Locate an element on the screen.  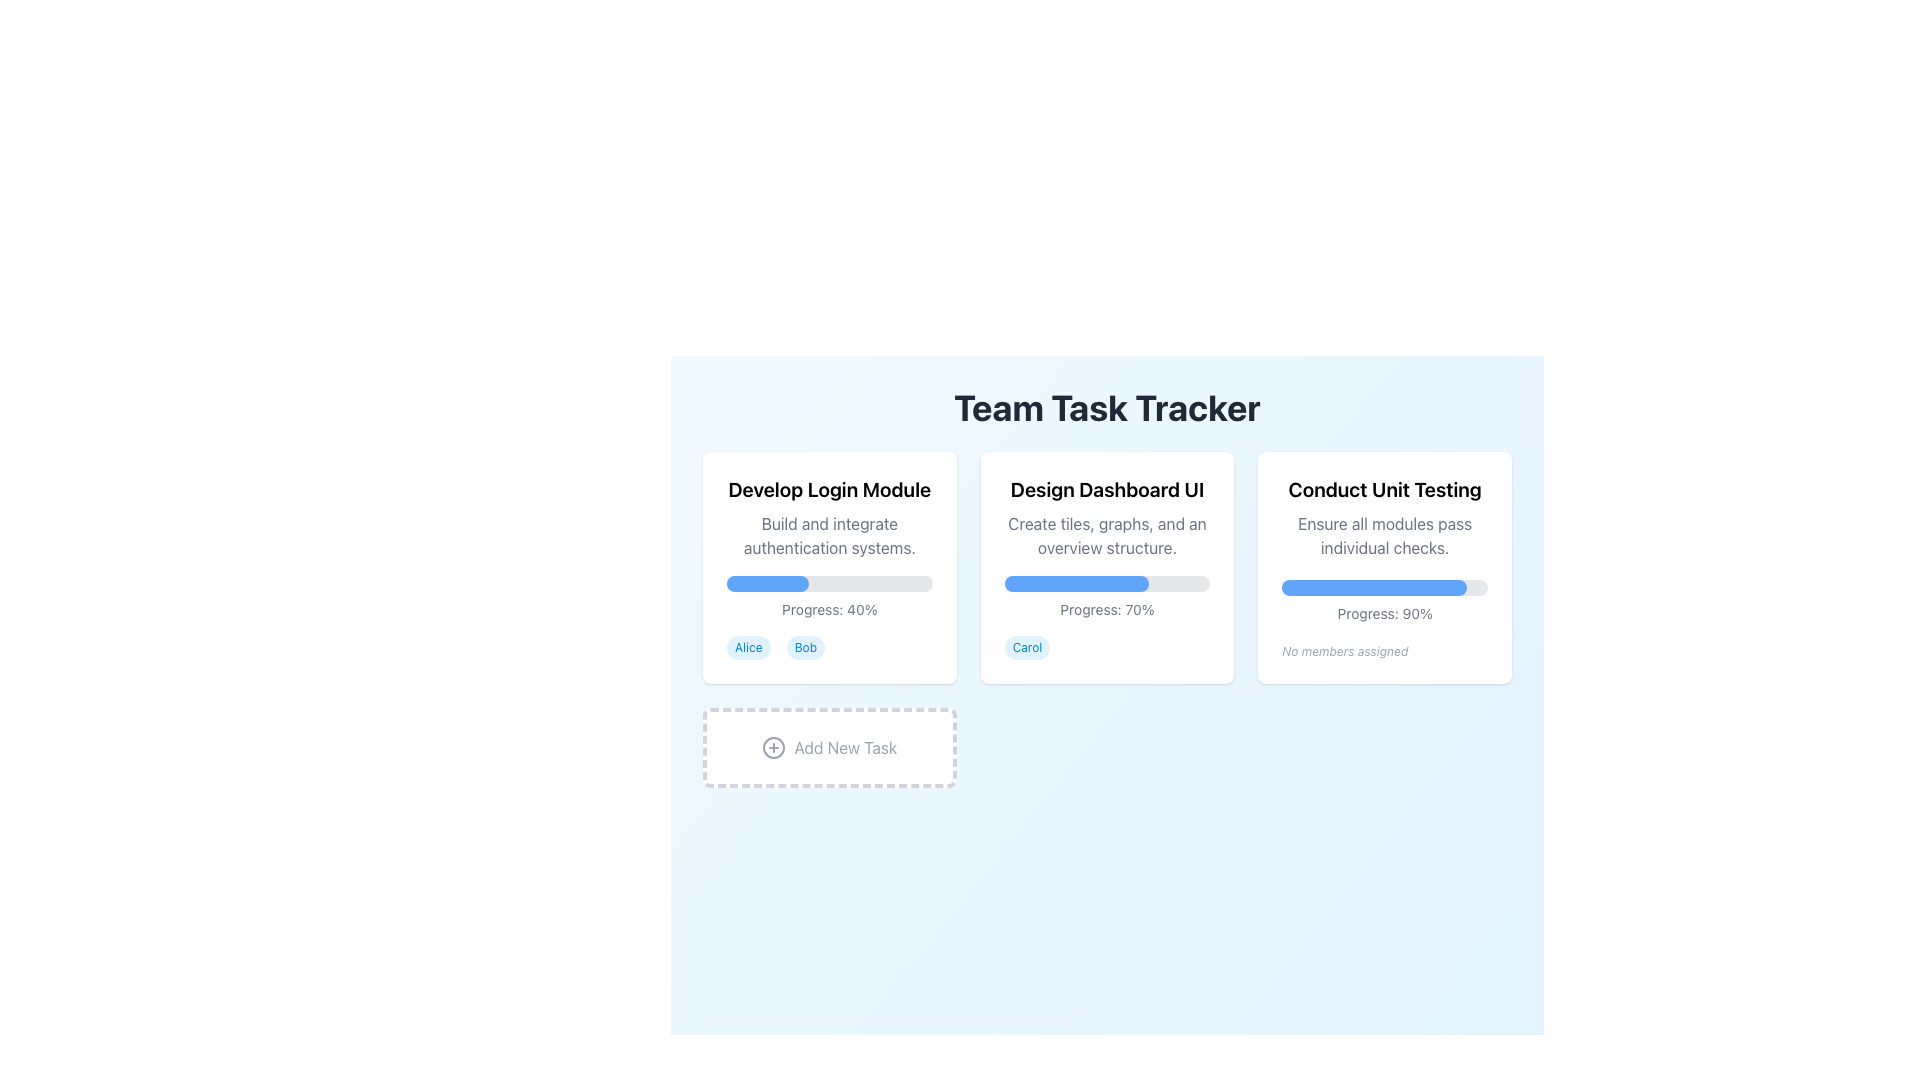
the large, bold header displaying 'Team Task Tracker' which is centrally positioned at the top of the interface is located at coordinates (1106, 407).